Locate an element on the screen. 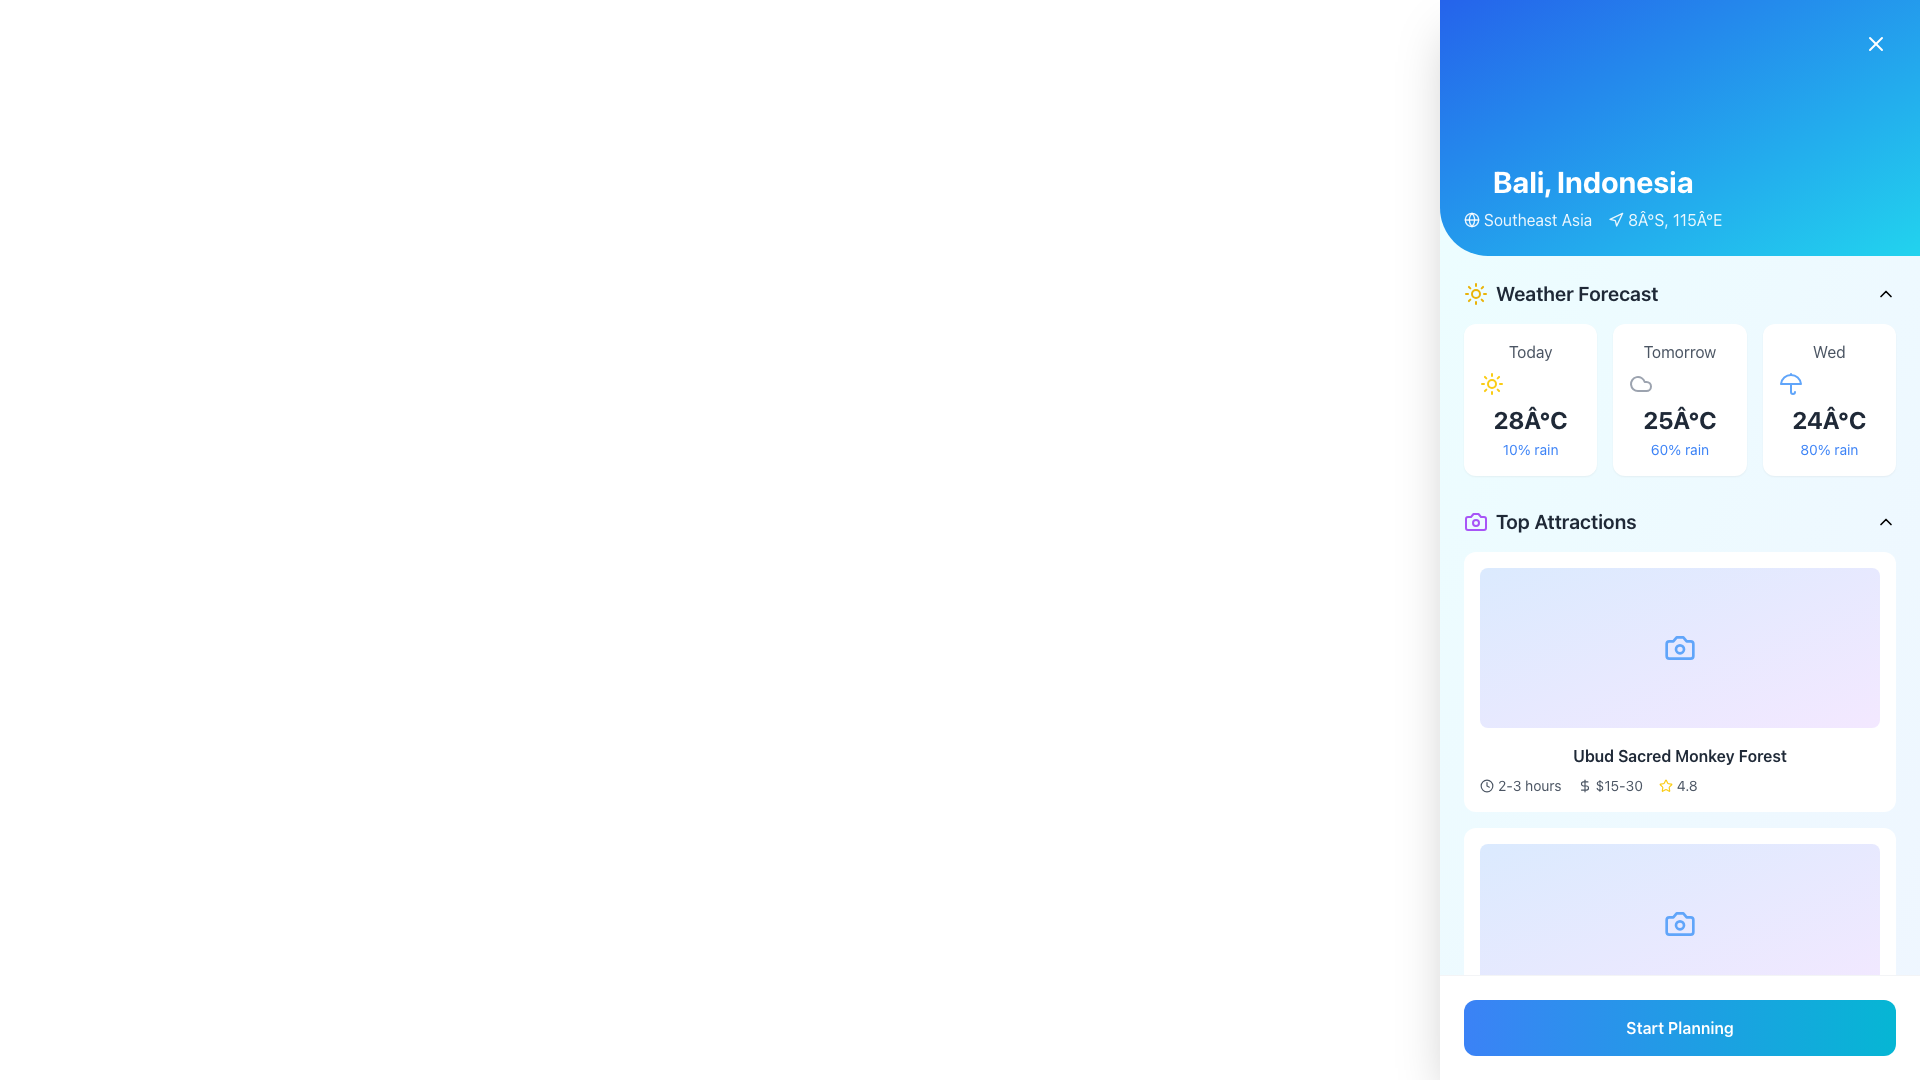 The image size is (1920, 1080). the text label reading '2-3 hours' located beneath the 'Ubud Sacred Monkey Forest' card in the 'Top Attractions' section, positioned to the right of a clock icon is located at coordinates (1528, 785).